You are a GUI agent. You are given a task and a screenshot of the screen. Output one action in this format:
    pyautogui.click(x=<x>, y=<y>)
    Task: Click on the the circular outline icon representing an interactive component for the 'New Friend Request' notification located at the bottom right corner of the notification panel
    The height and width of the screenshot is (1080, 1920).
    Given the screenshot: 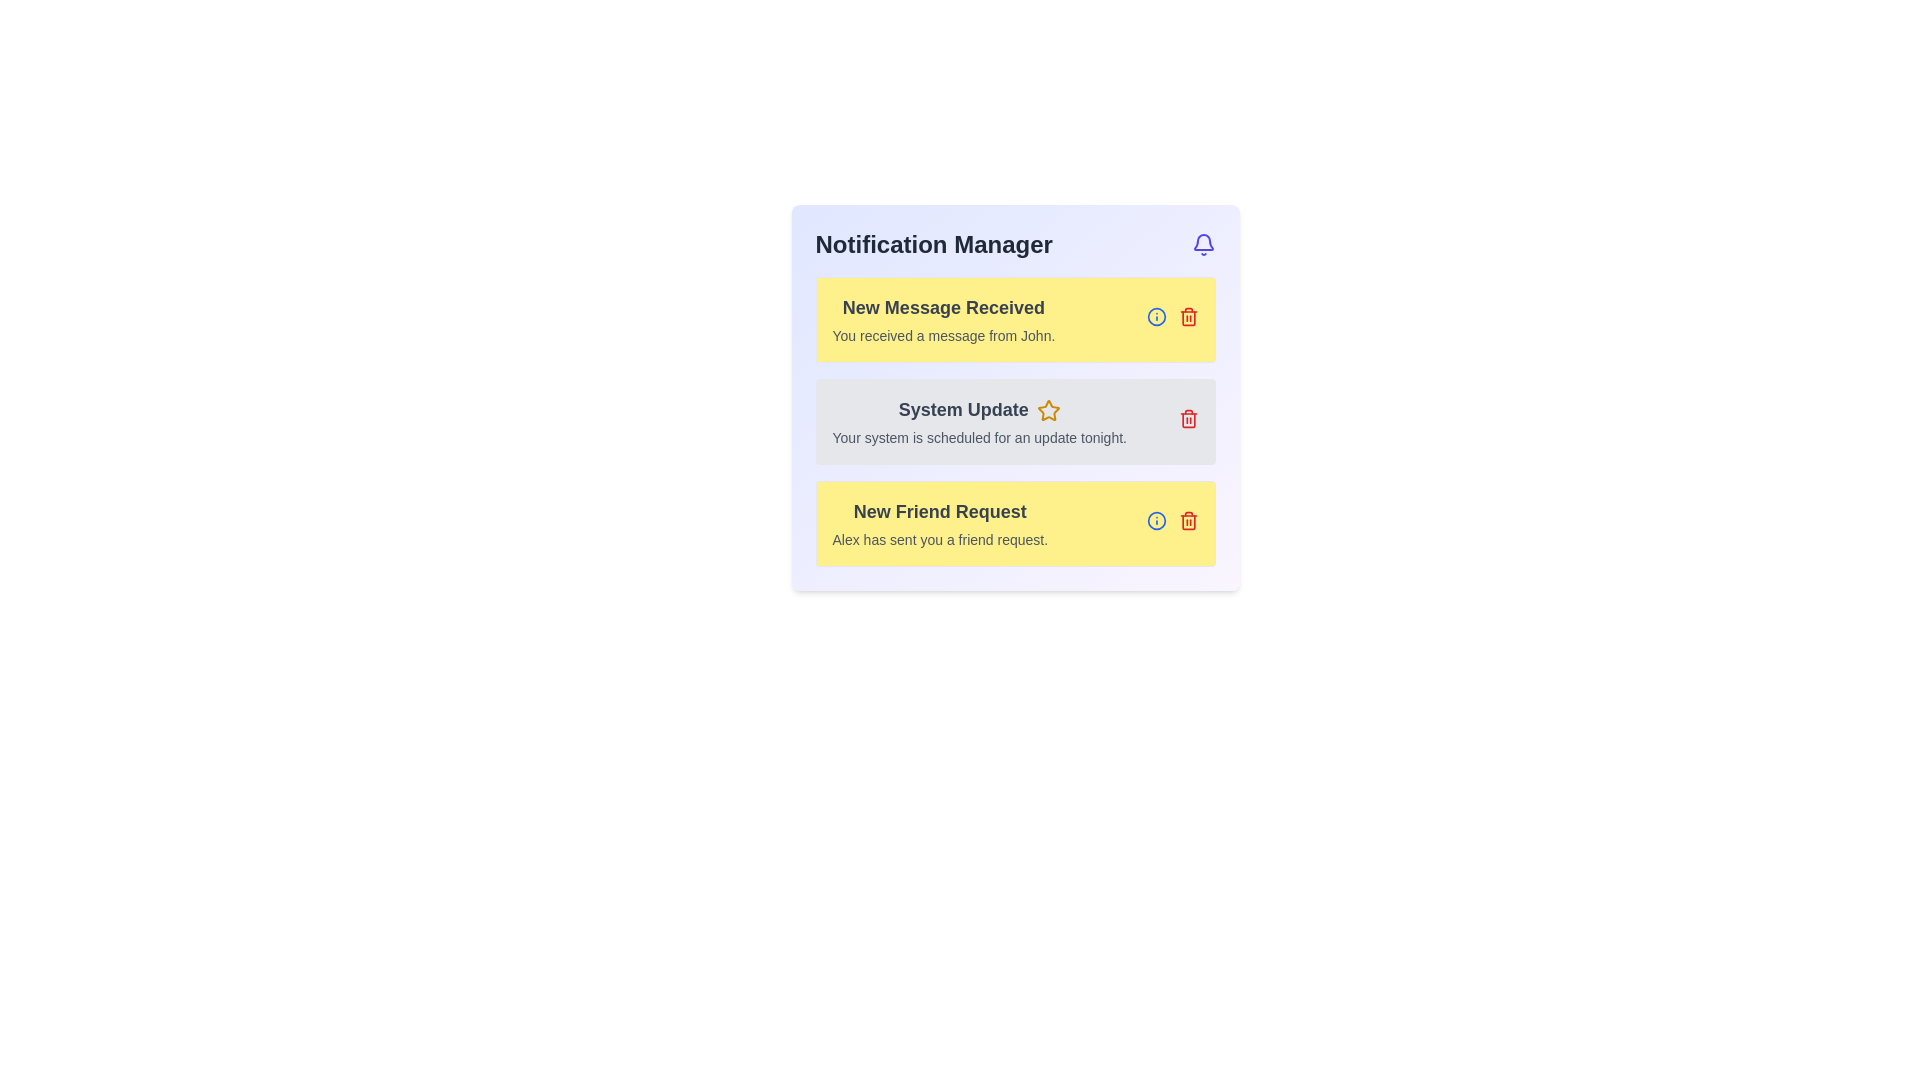 What is the action you would take?
    pyautogui.click(x=1156, y=315)
    